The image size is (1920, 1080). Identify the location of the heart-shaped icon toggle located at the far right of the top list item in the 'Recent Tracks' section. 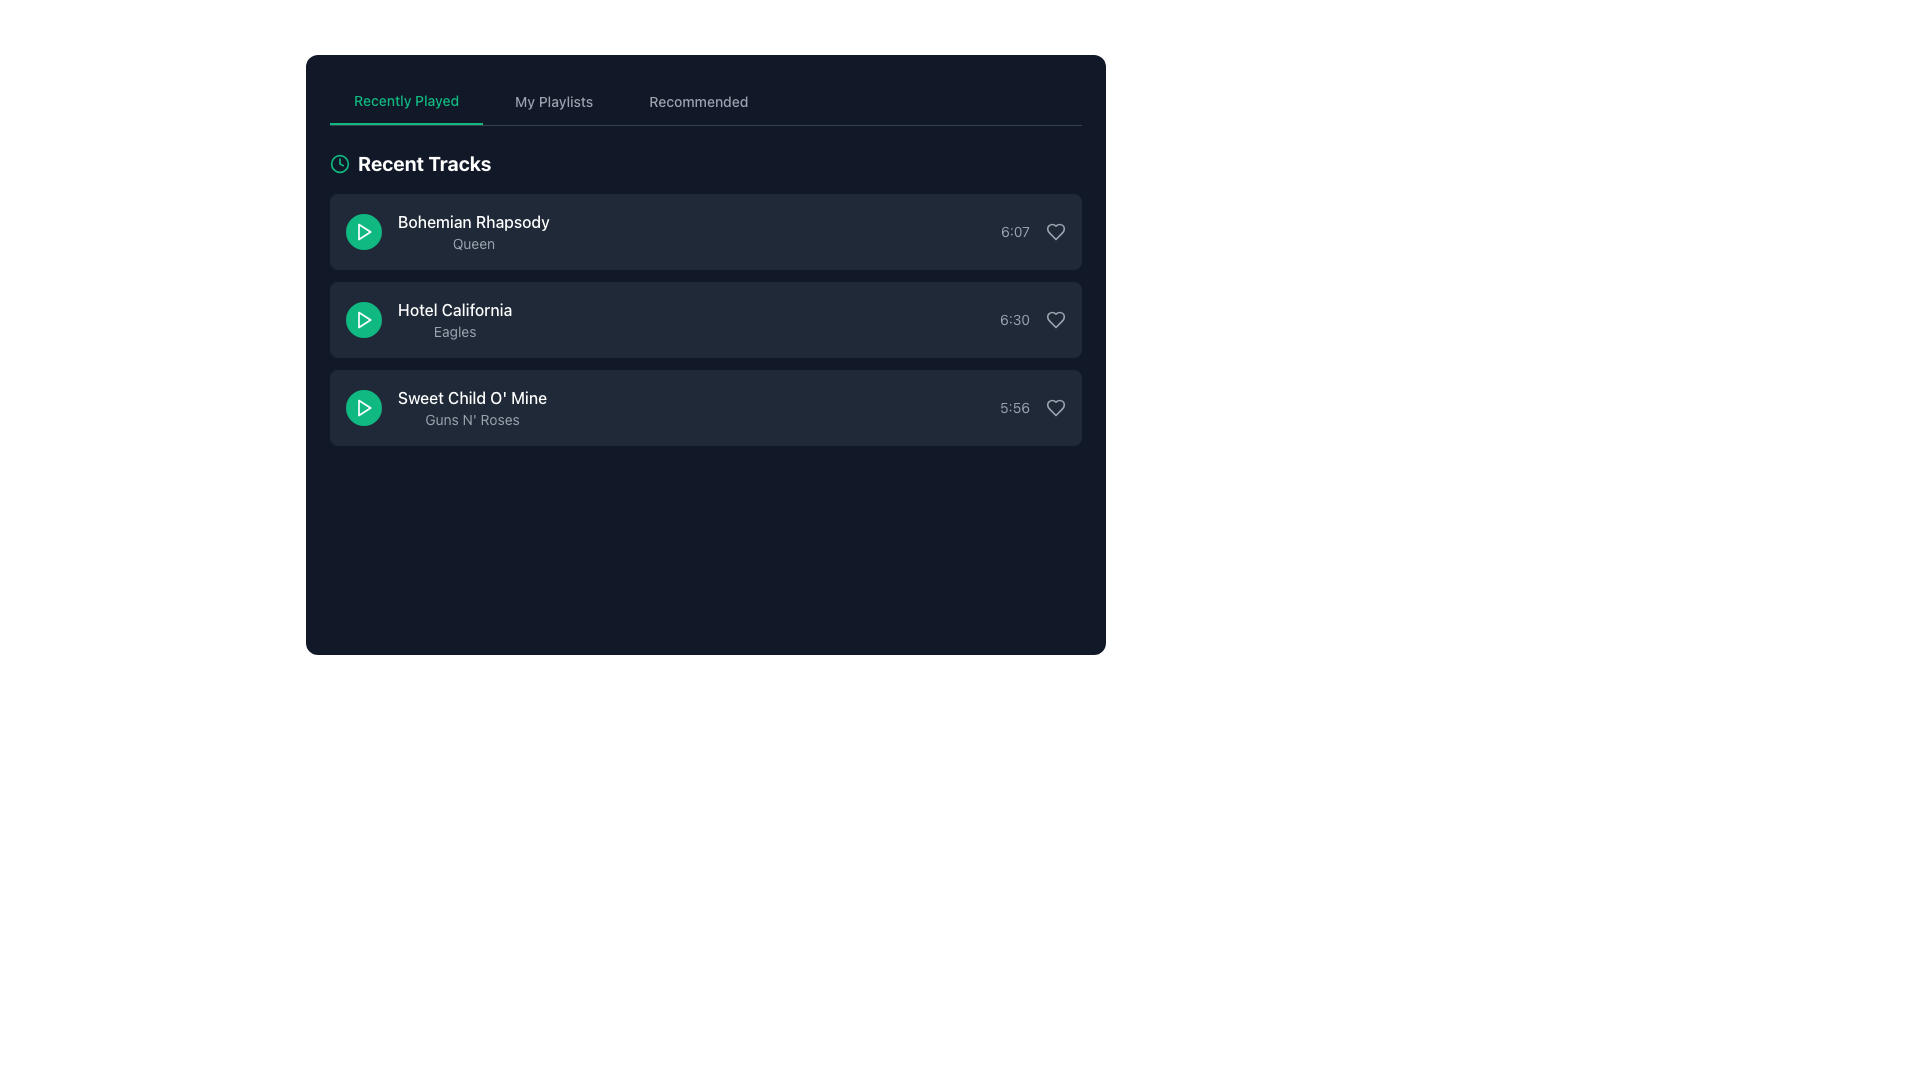
(1055, 230).